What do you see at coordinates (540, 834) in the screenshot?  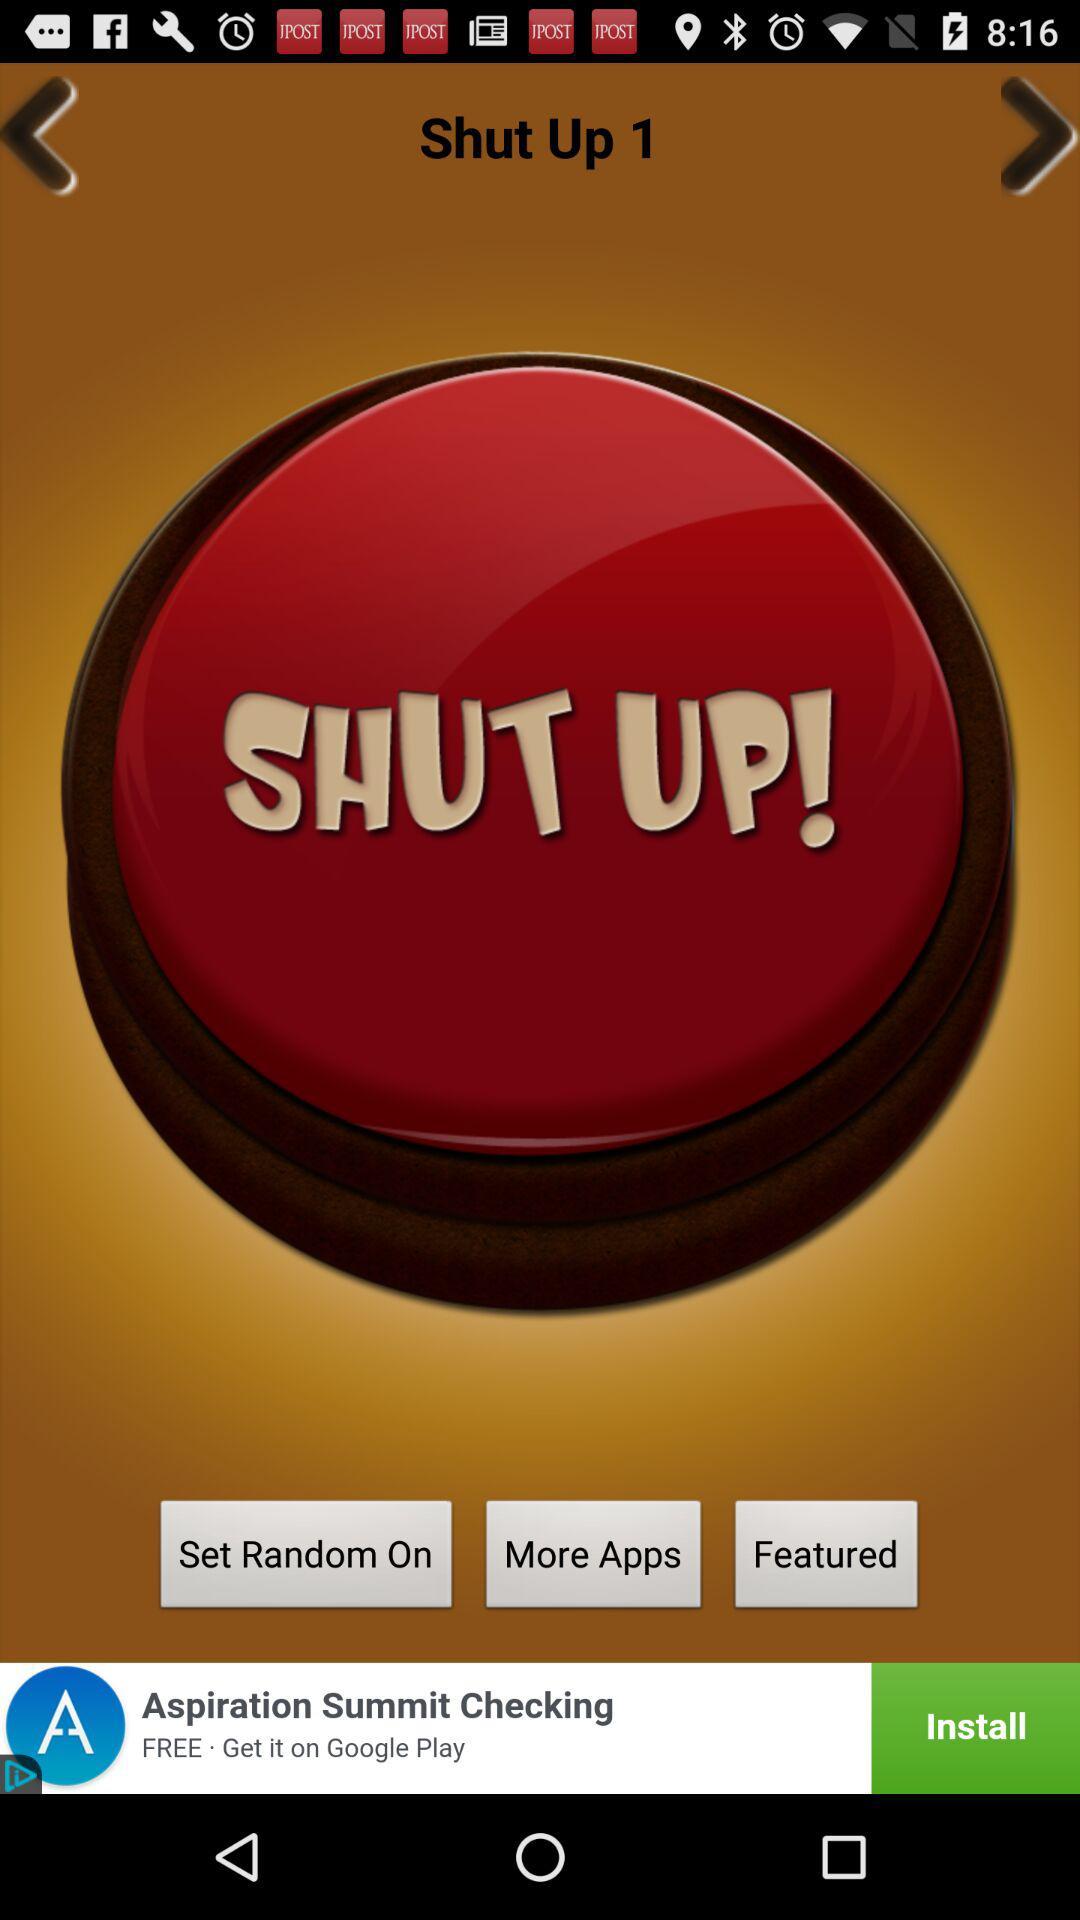 I see `tell people to shut up` at bounding box center [540, 834].